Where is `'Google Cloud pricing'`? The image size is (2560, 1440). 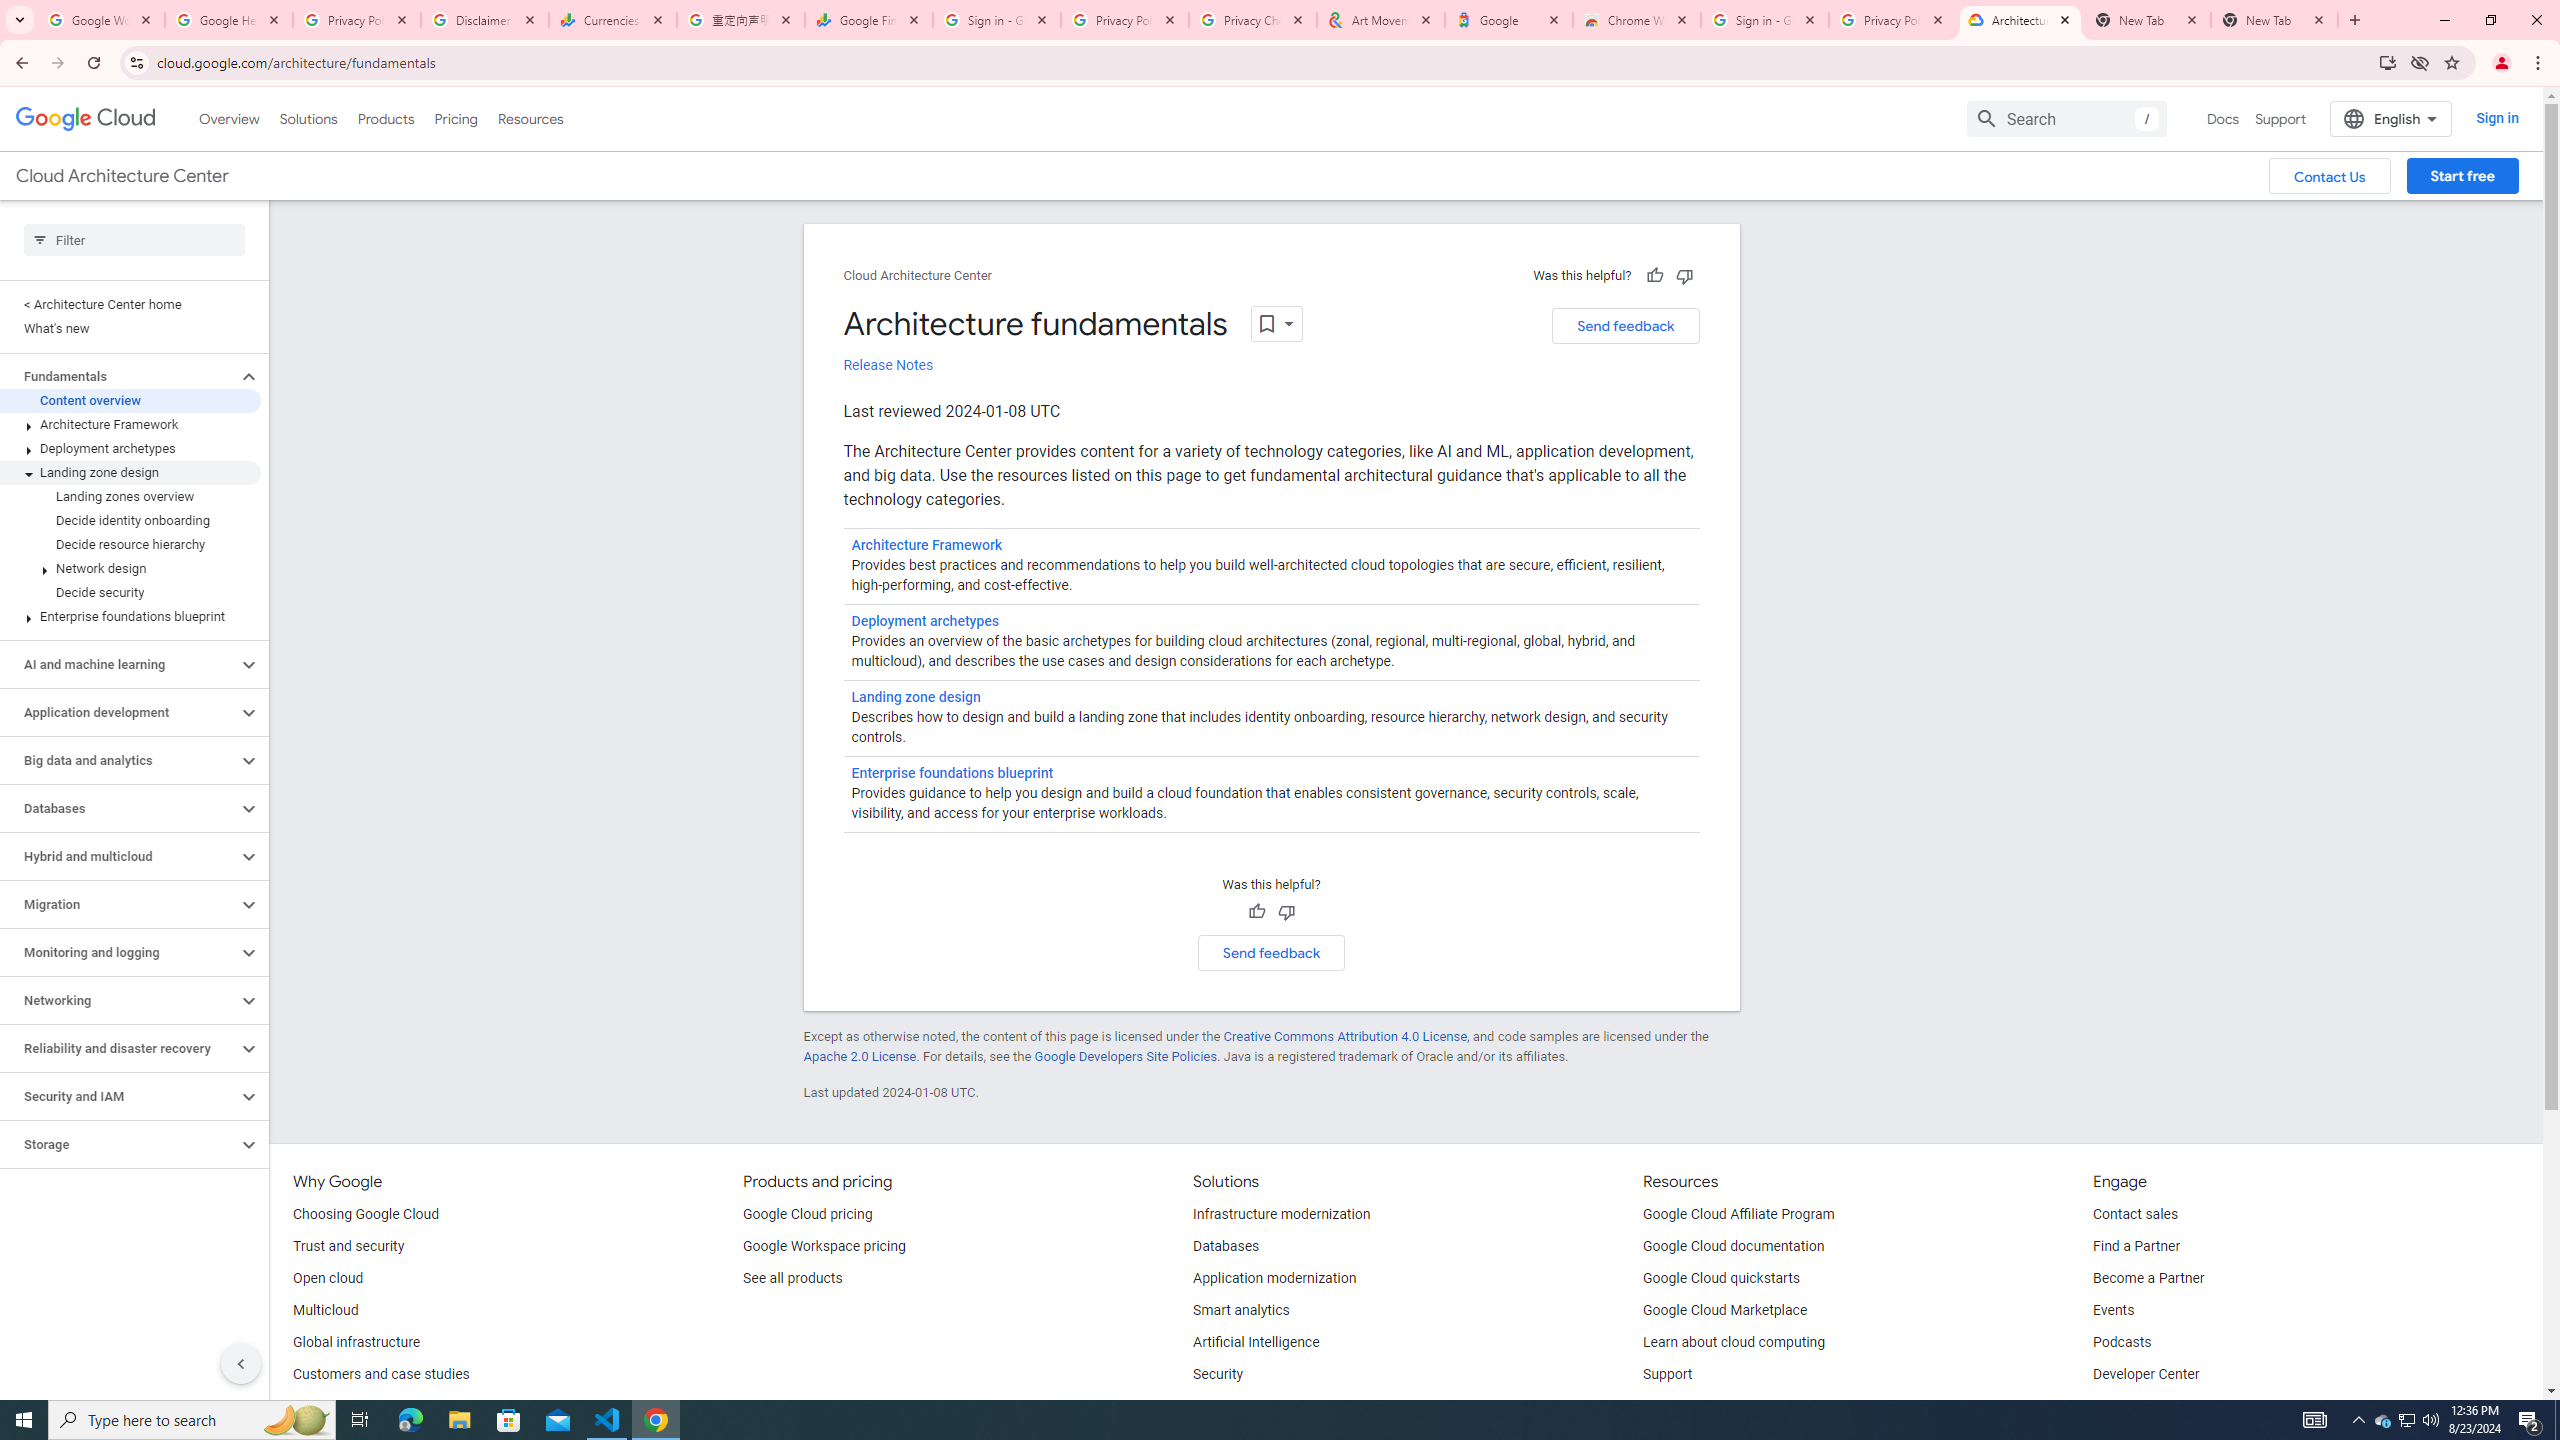 'Google Cloud pricing' is located at coordinates (807, 1214).